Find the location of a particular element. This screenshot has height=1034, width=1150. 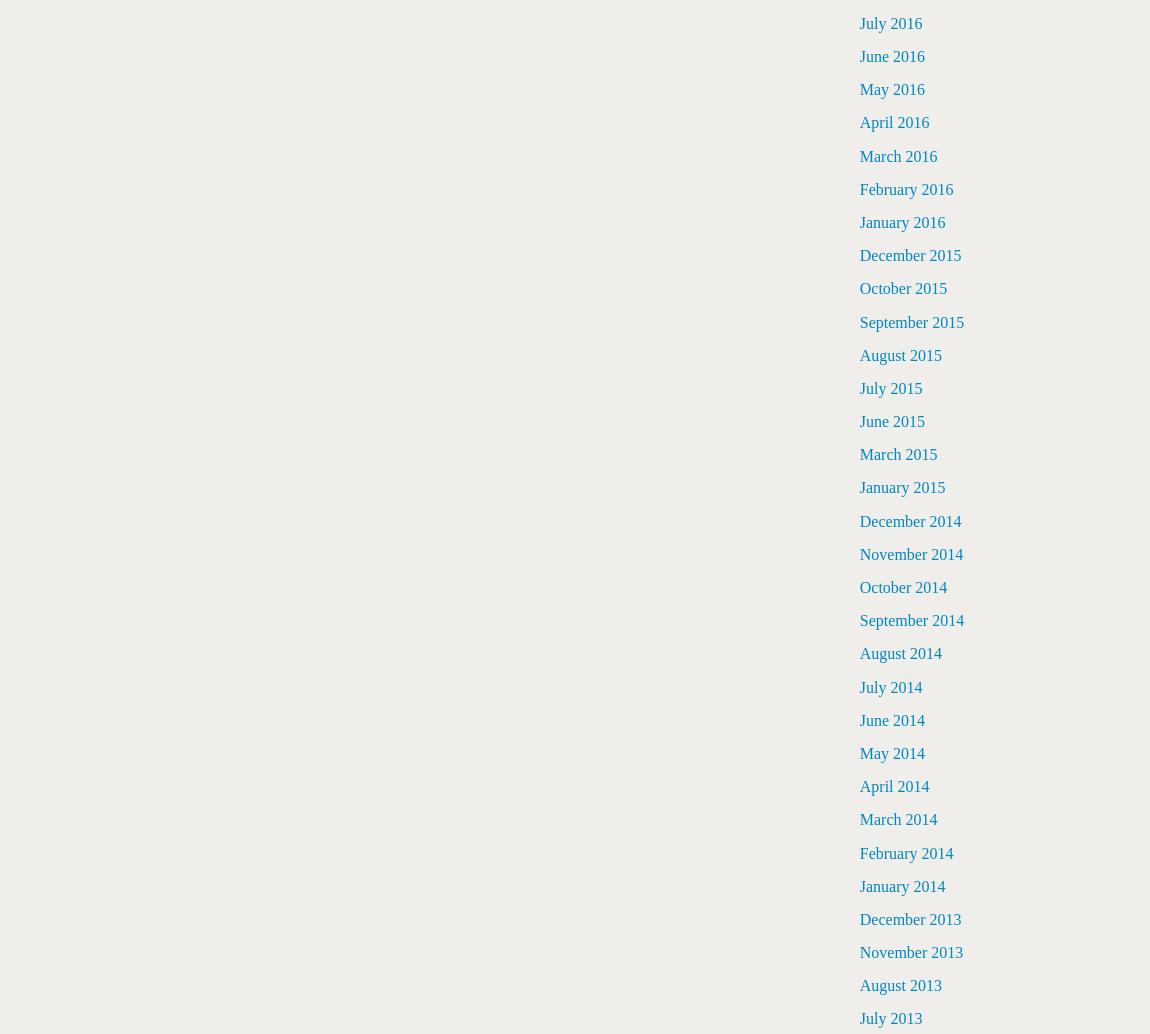

'March 2014' is located at coordinates (898, 818).